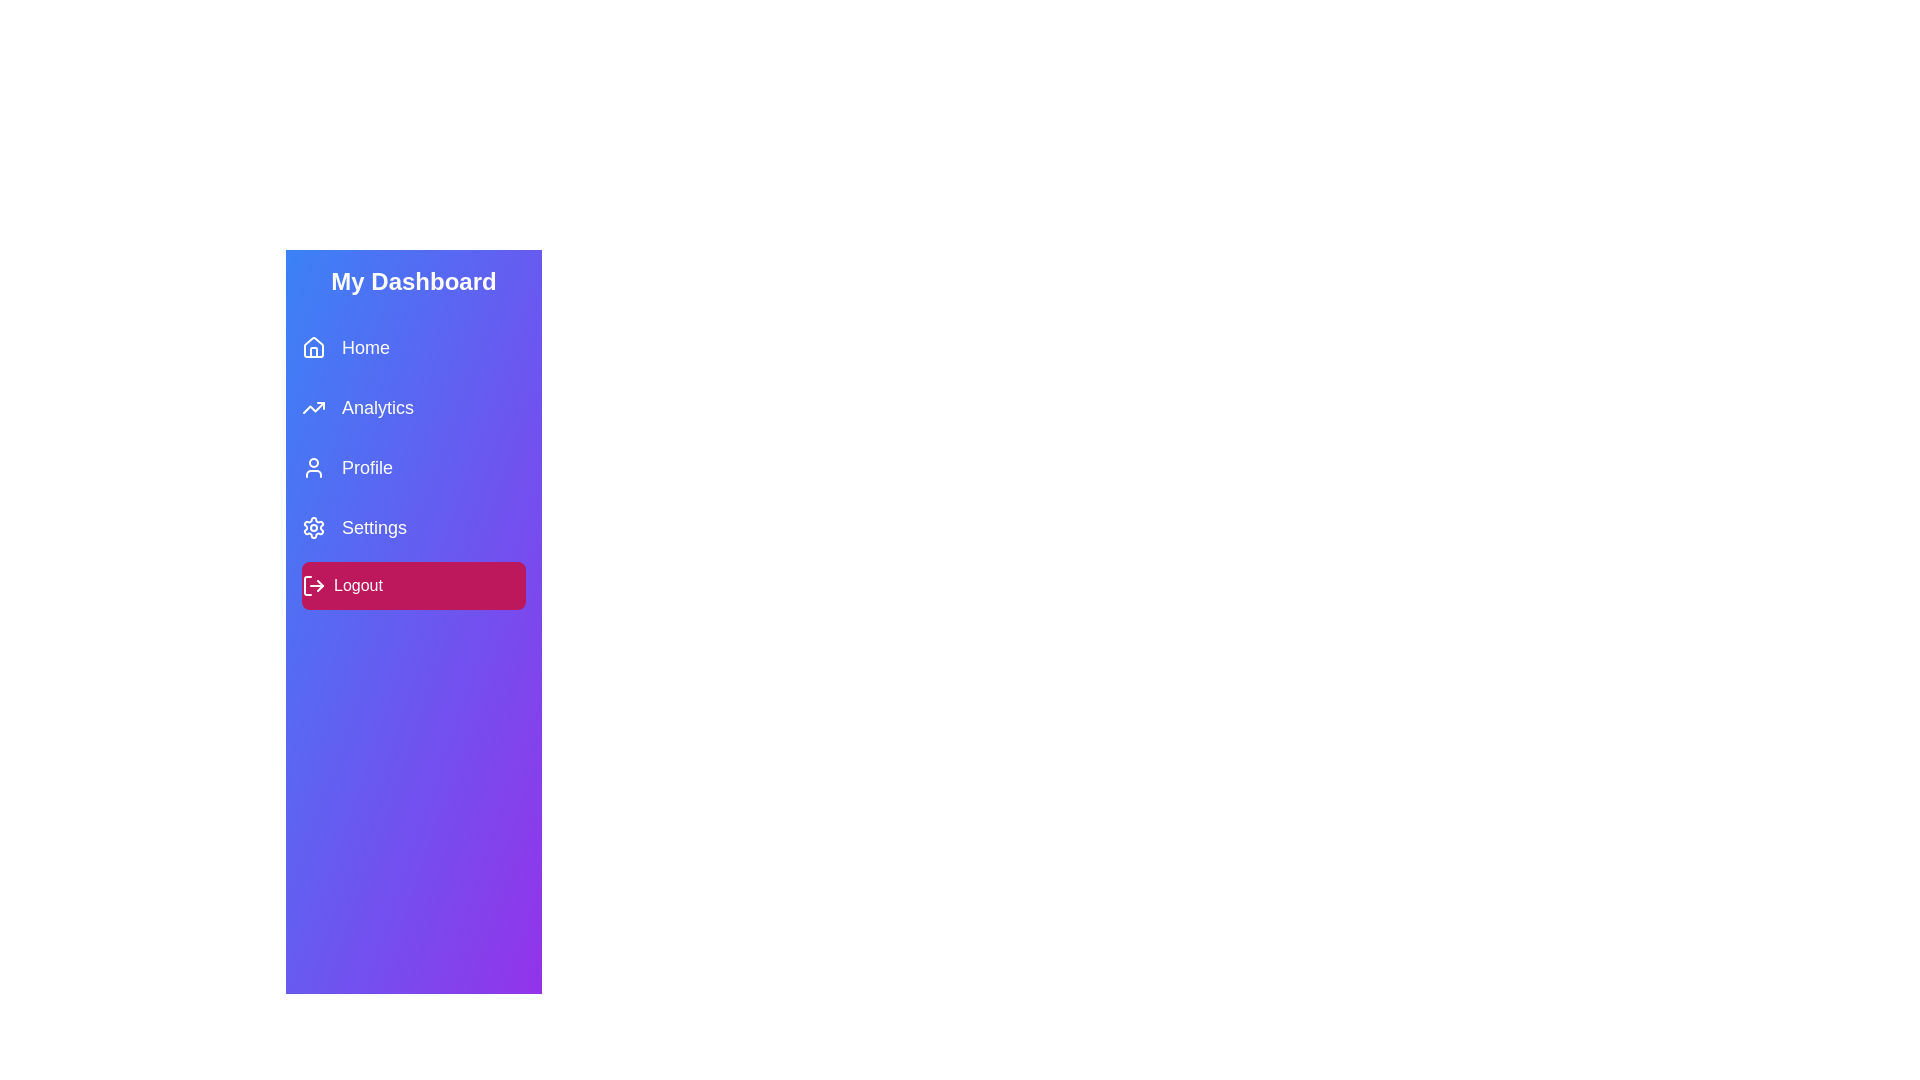  Describe the element at coordinates (312, 467) in the screenshot. I see `the 'Profile' menu item icon, which is positioned to the left of the 'Profile' text in the vertical navigation bar` at that location.